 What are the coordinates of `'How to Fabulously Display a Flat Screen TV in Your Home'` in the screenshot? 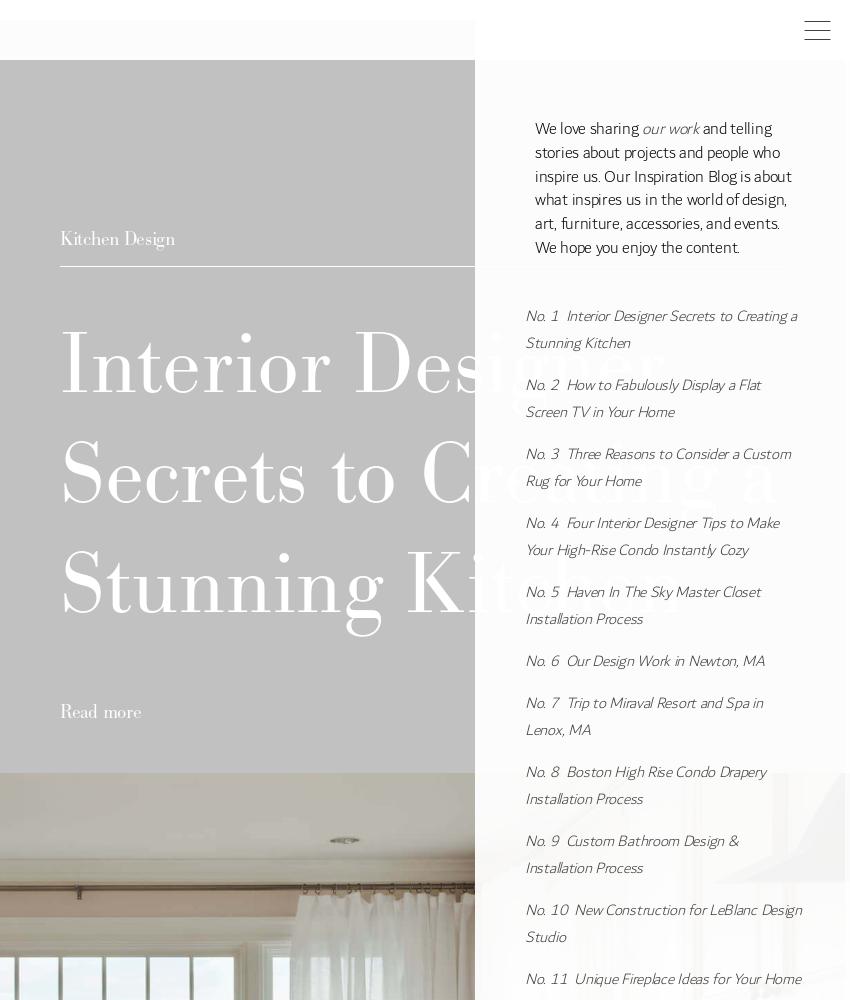 It's located at (642, 398).